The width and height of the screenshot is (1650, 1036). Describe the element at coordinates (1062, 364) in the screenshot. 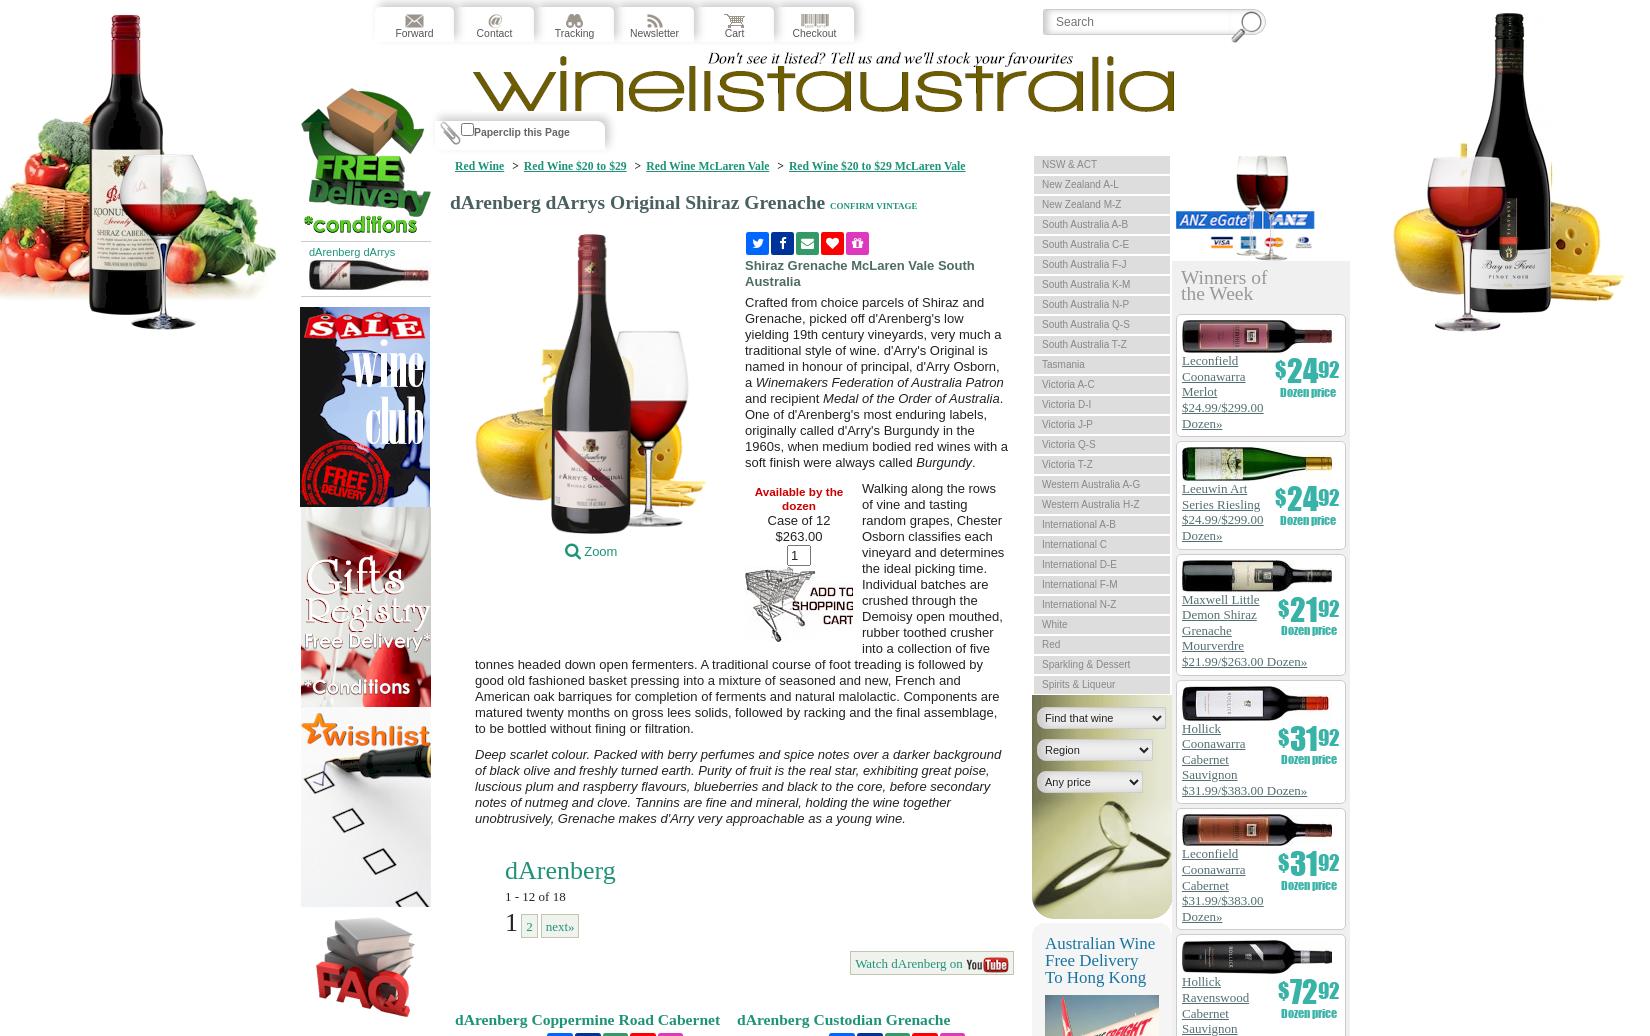

I see `'Tasmania'` at that location.